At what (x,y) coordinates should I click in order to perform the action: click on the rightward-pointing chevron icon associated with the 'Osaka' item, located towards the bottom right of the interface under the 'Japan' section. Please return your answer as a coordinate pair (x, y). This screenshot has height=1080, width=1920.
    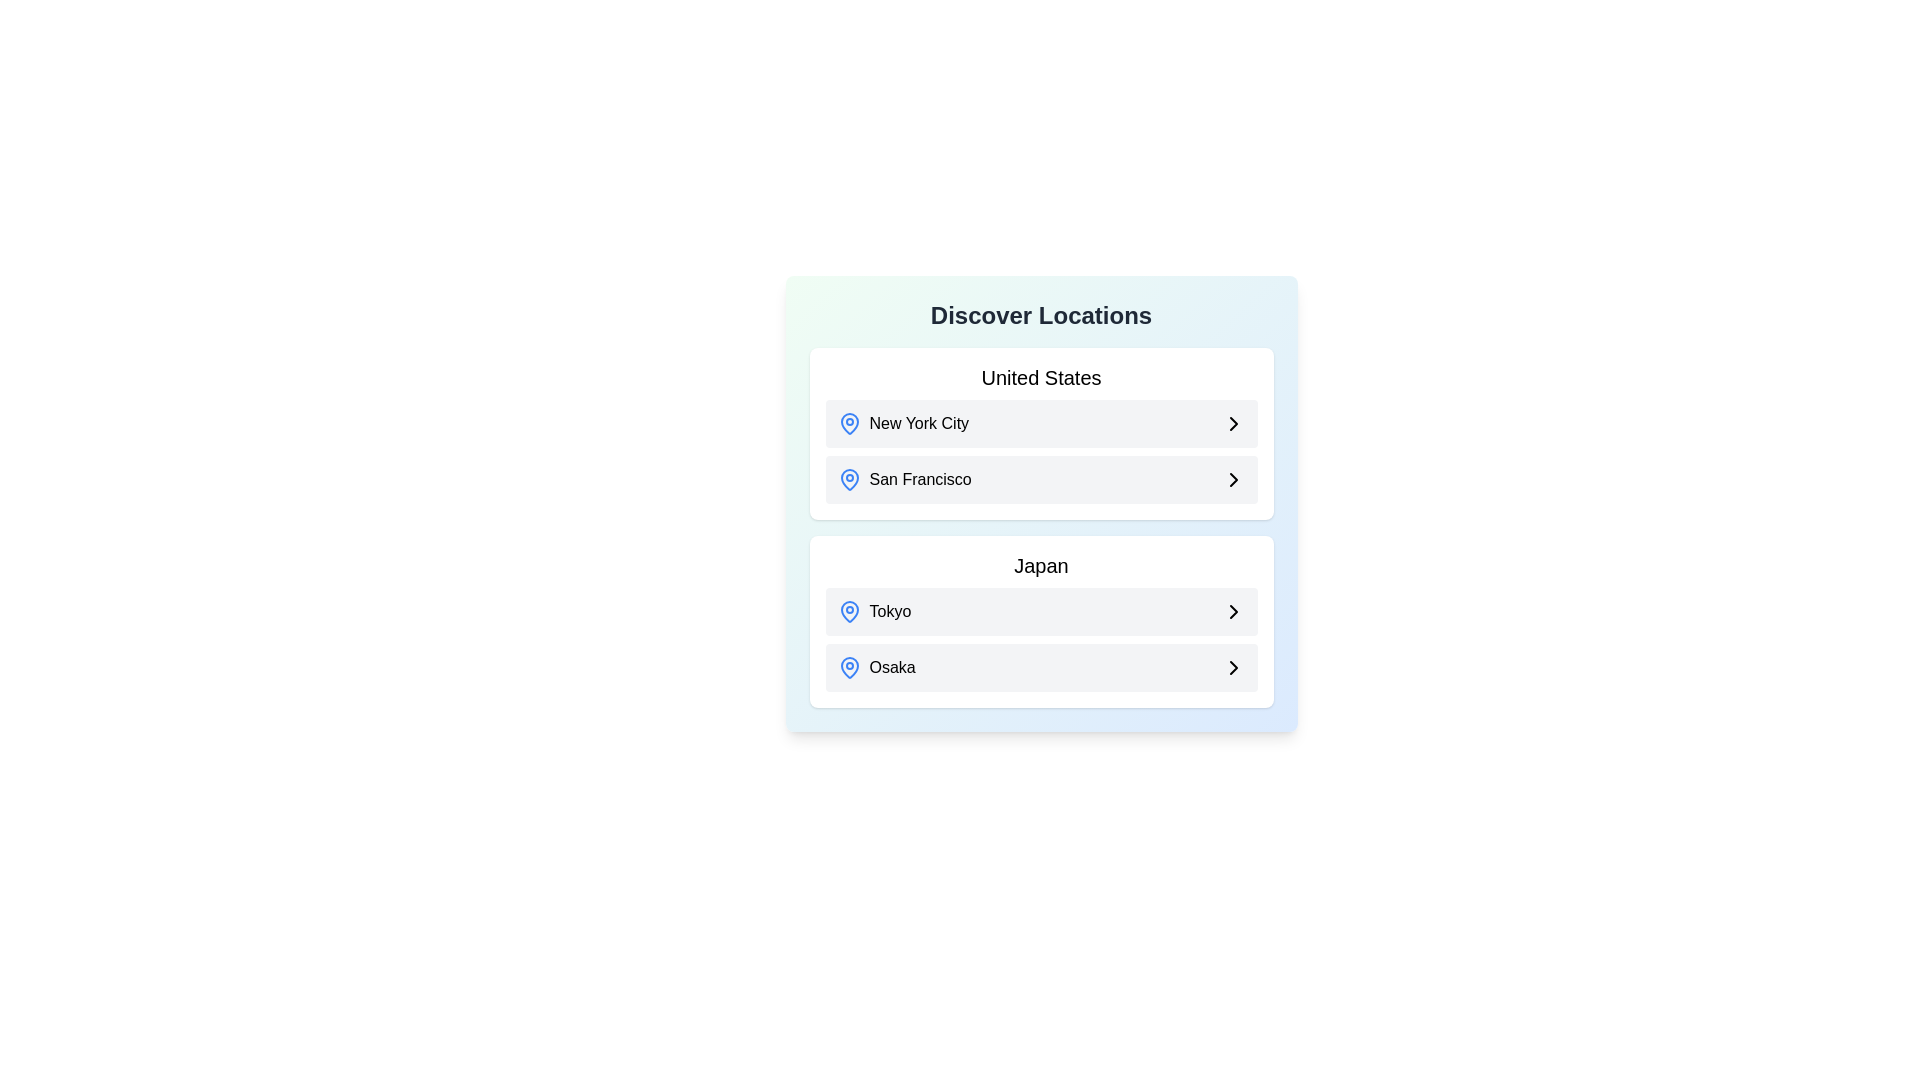
    Looking at the image, I should click on (1232, 667).